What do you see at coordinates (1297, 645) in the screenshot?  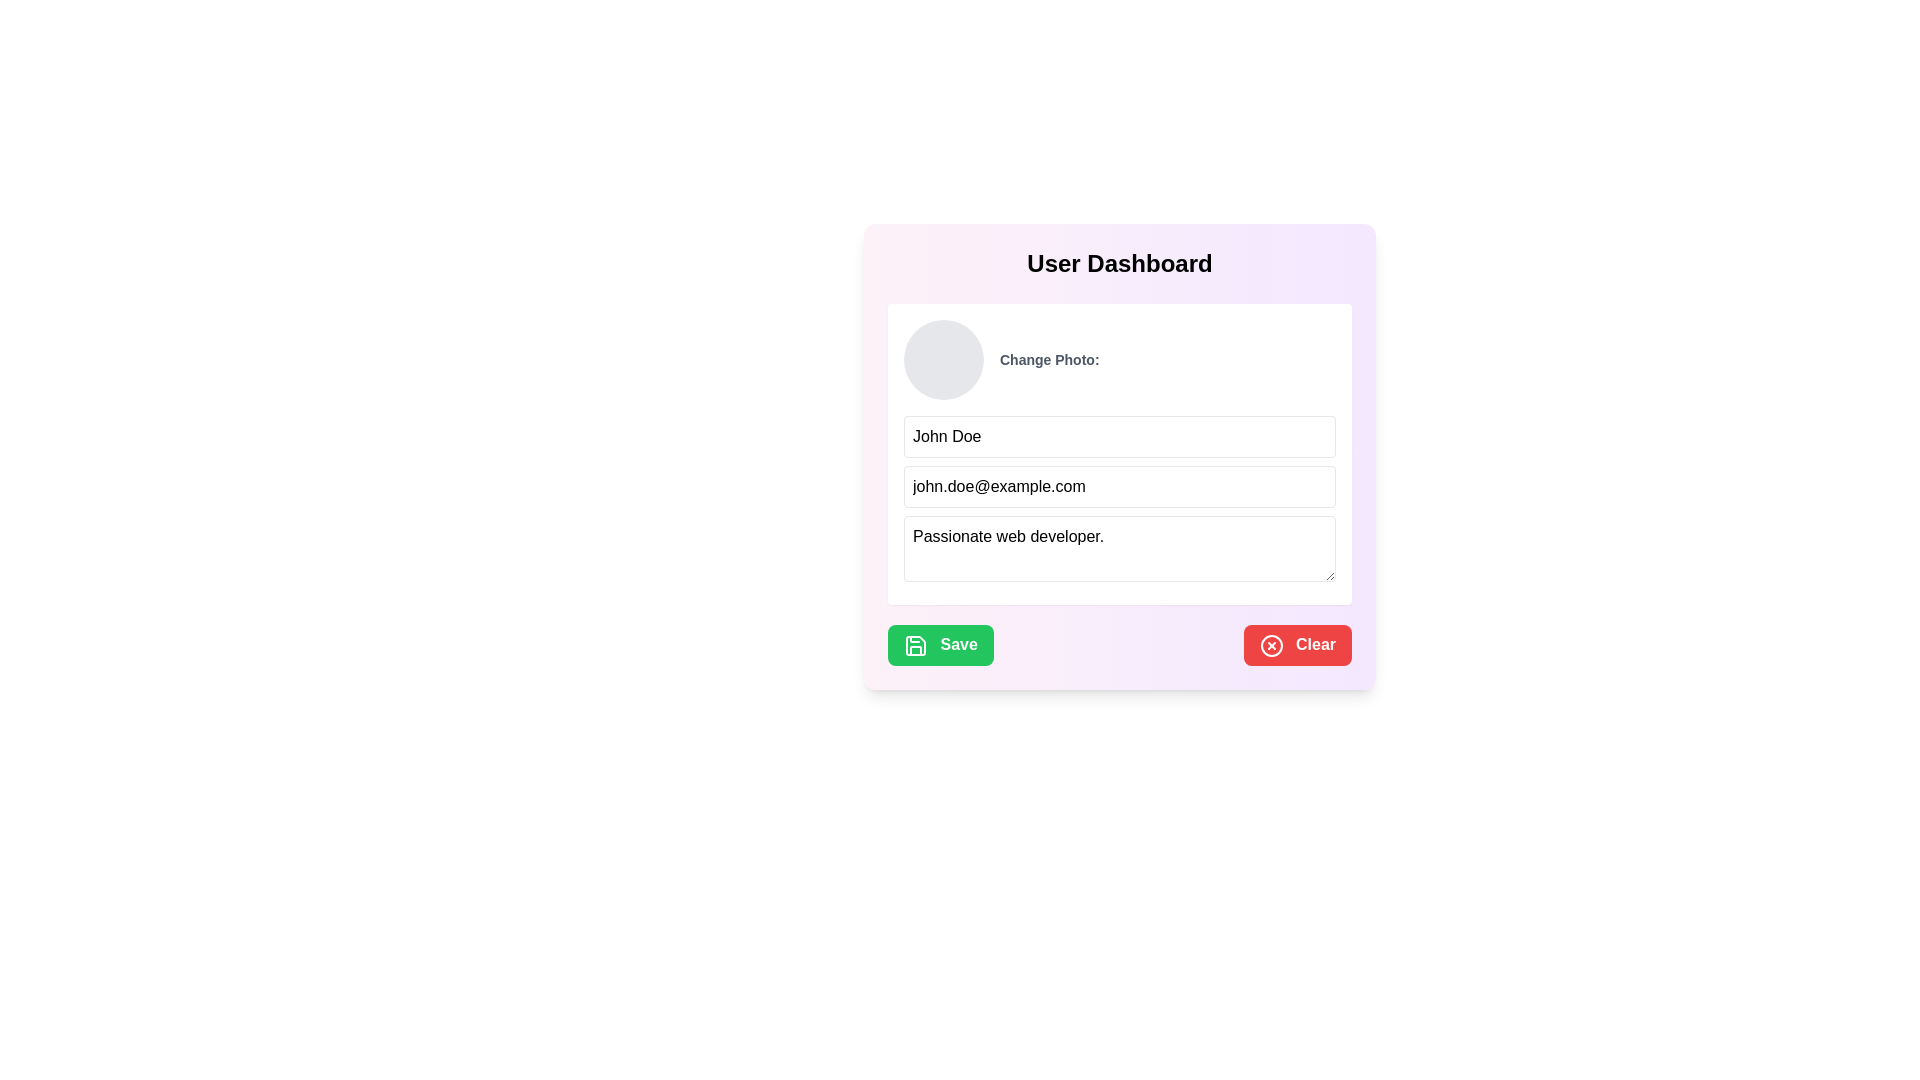 I see `the 'Clear' button located at the bottom-right corner of the 'User Dashboard' section, which is styled in red with white bold text and an 'X' icon` at bounding box center [1297, 645].